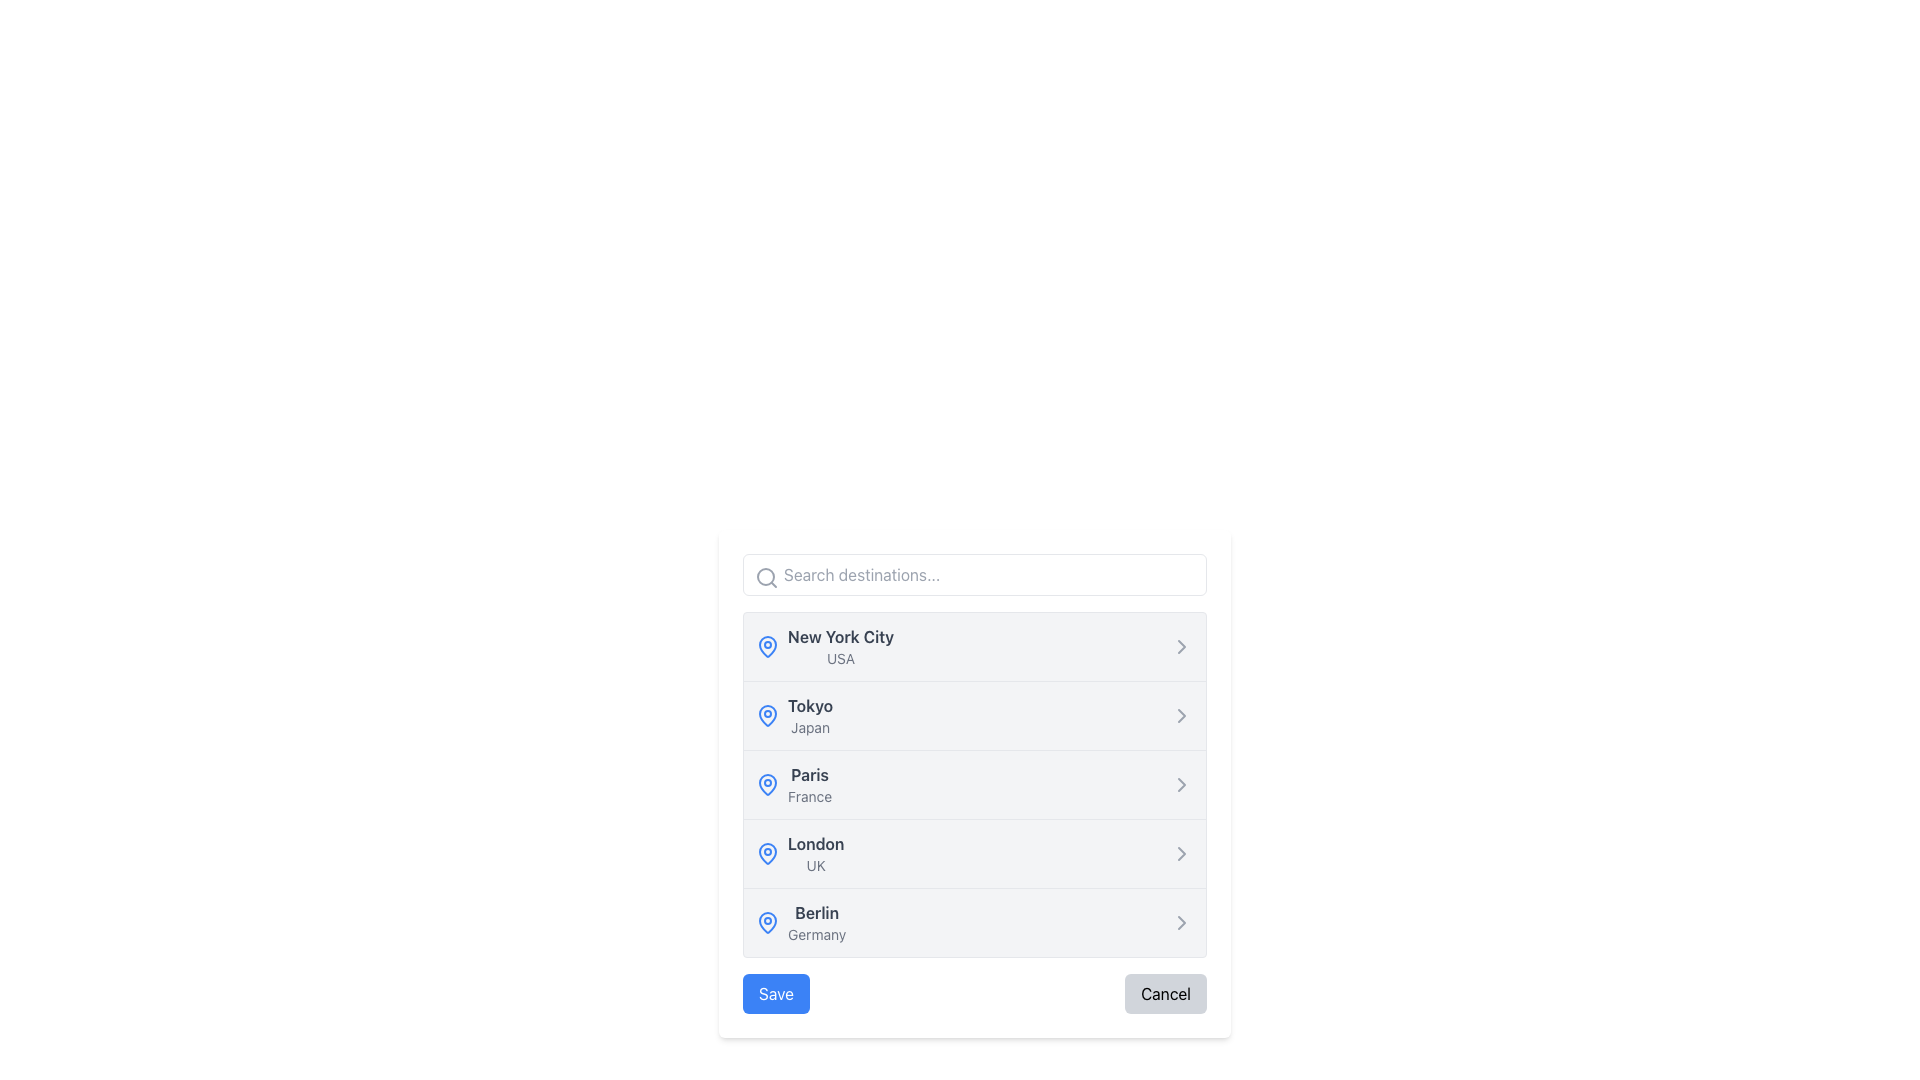  I want to click on the second list item displaying the location 'Tokyo, Japan', so click(793, 715).